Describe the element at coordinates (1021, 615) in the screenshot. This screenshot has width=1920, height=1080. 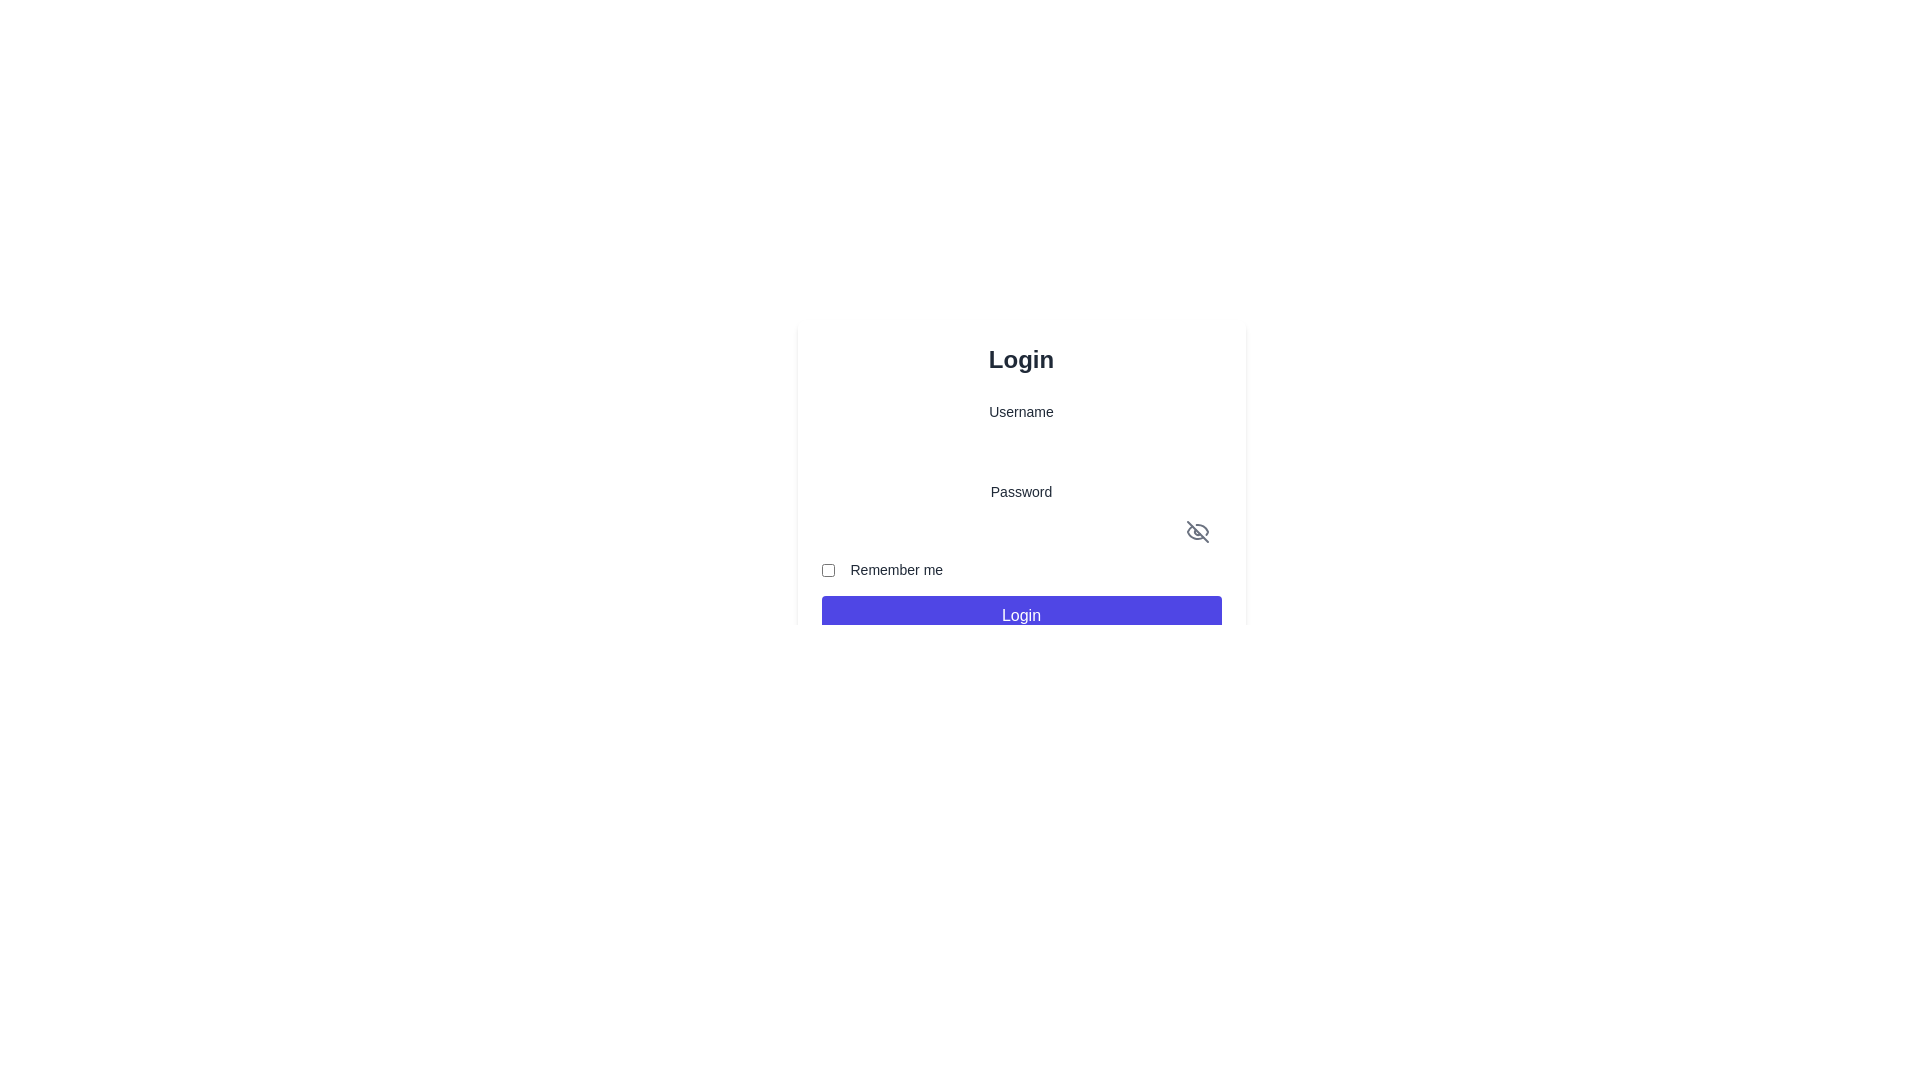
I see `the submit button located below the 'Remember me' checkbox to initiate the authentication process for the login form` at that location.